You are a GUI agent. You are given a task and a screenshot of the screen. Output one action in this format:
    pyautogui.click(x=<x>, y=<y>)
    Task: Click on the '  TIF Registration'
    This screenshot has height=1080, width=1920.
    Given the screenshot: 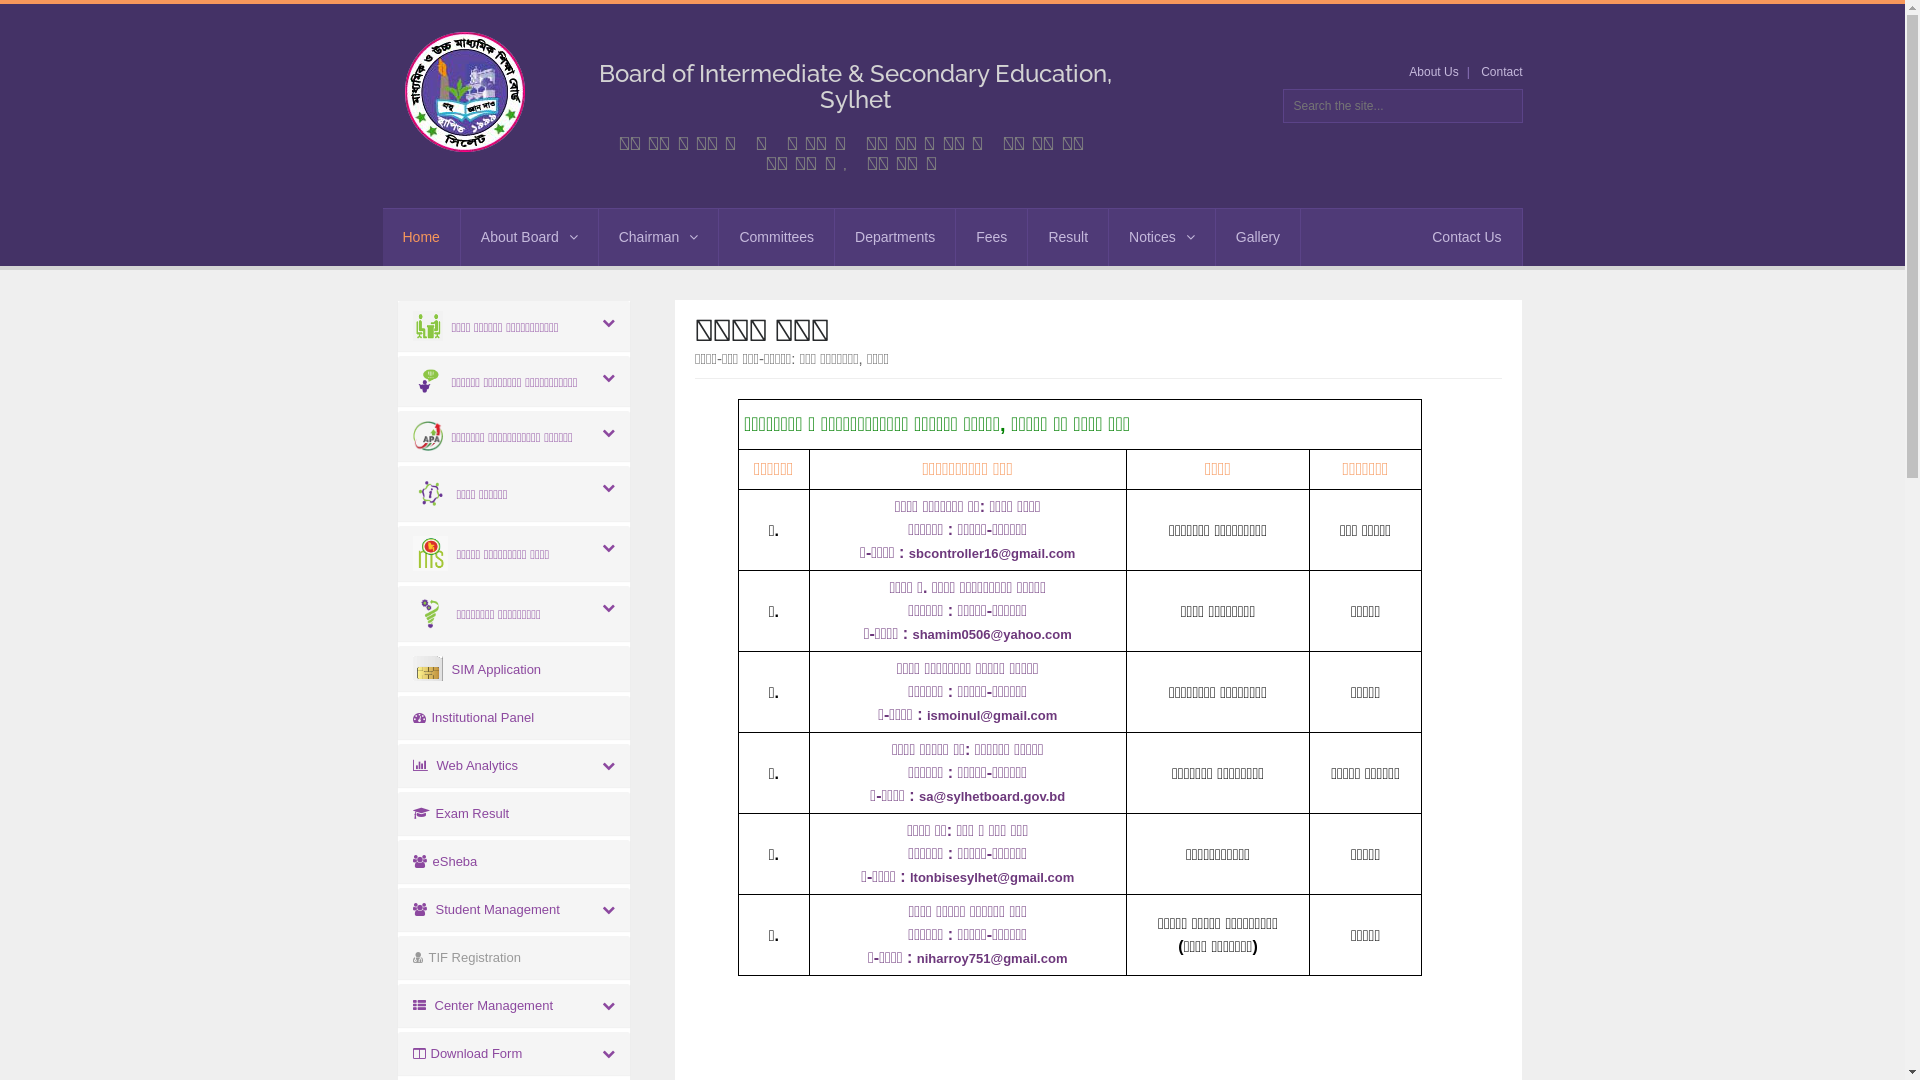 What is the action you would take?
    pyautogui.click(x=411, y=956)
    